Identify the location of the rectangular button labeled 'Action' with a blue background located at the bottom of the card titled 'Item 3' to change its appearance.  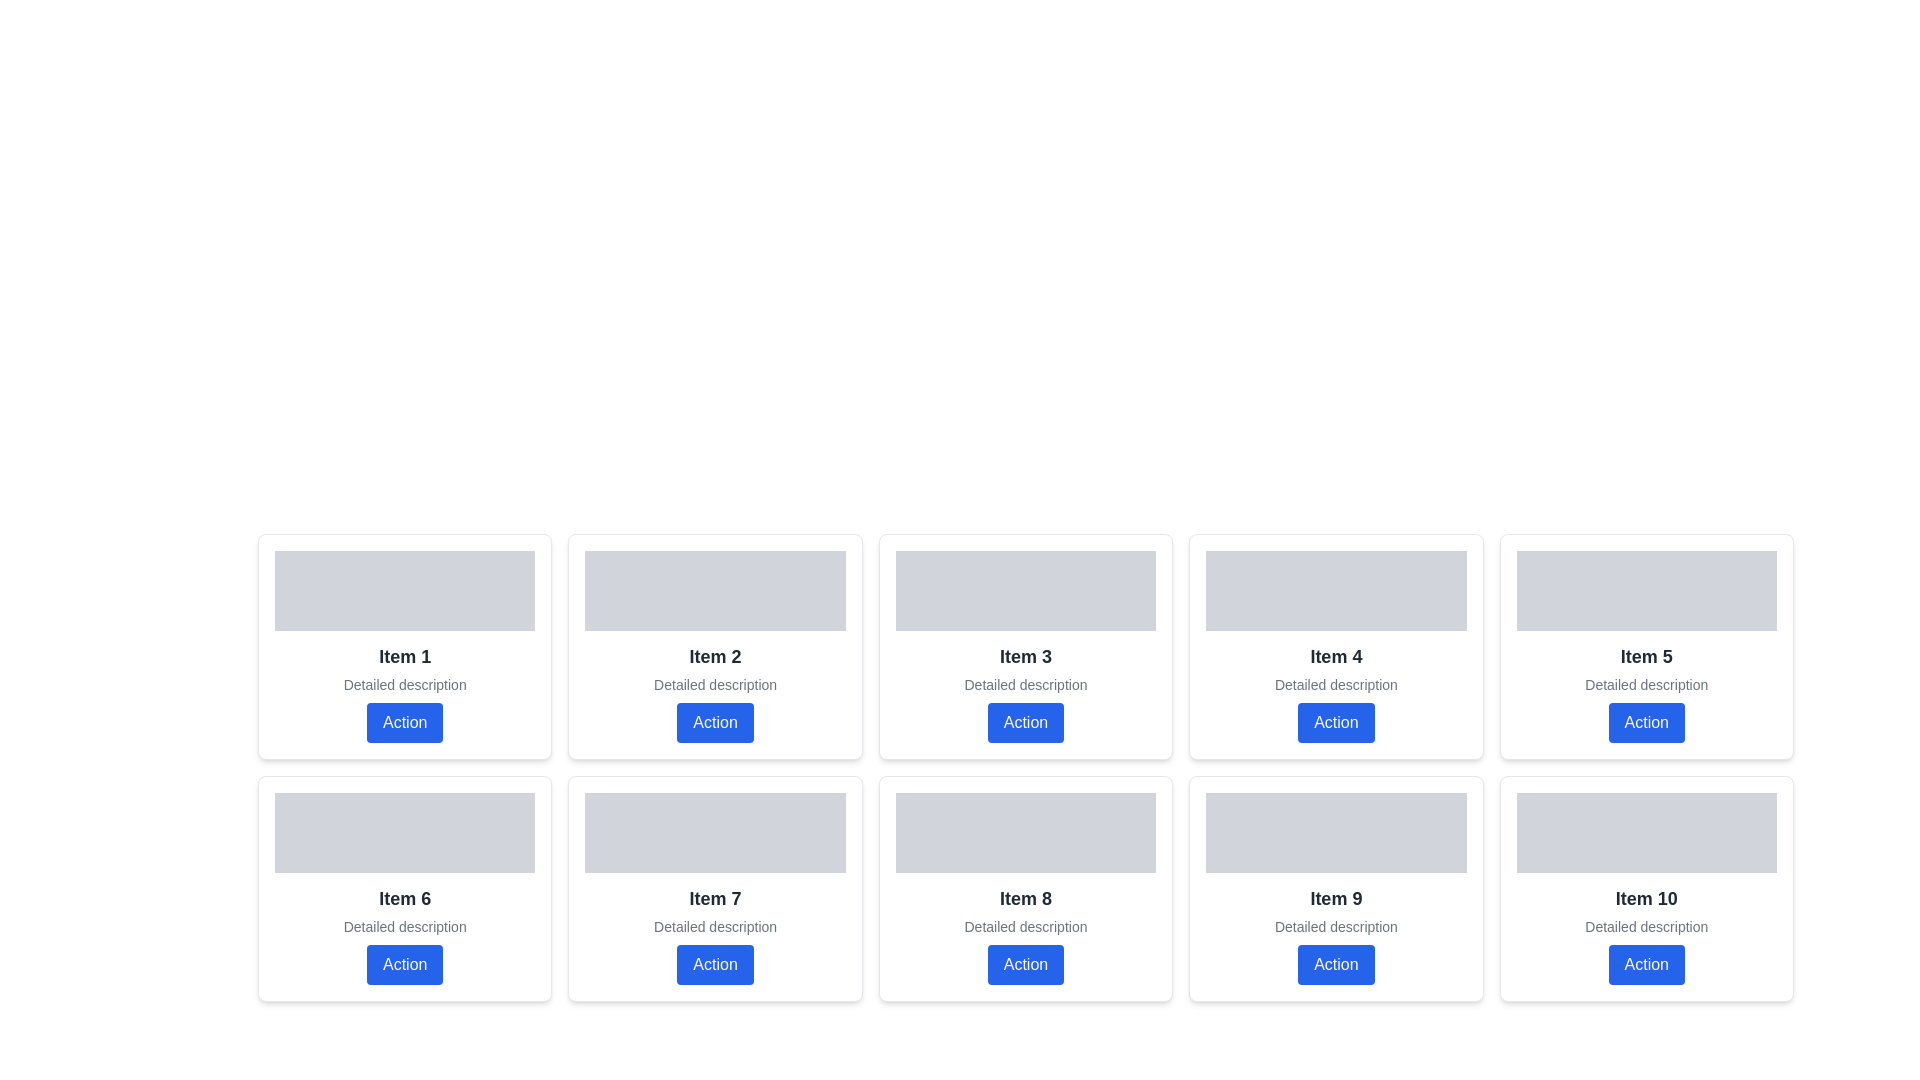
(1026, 722).